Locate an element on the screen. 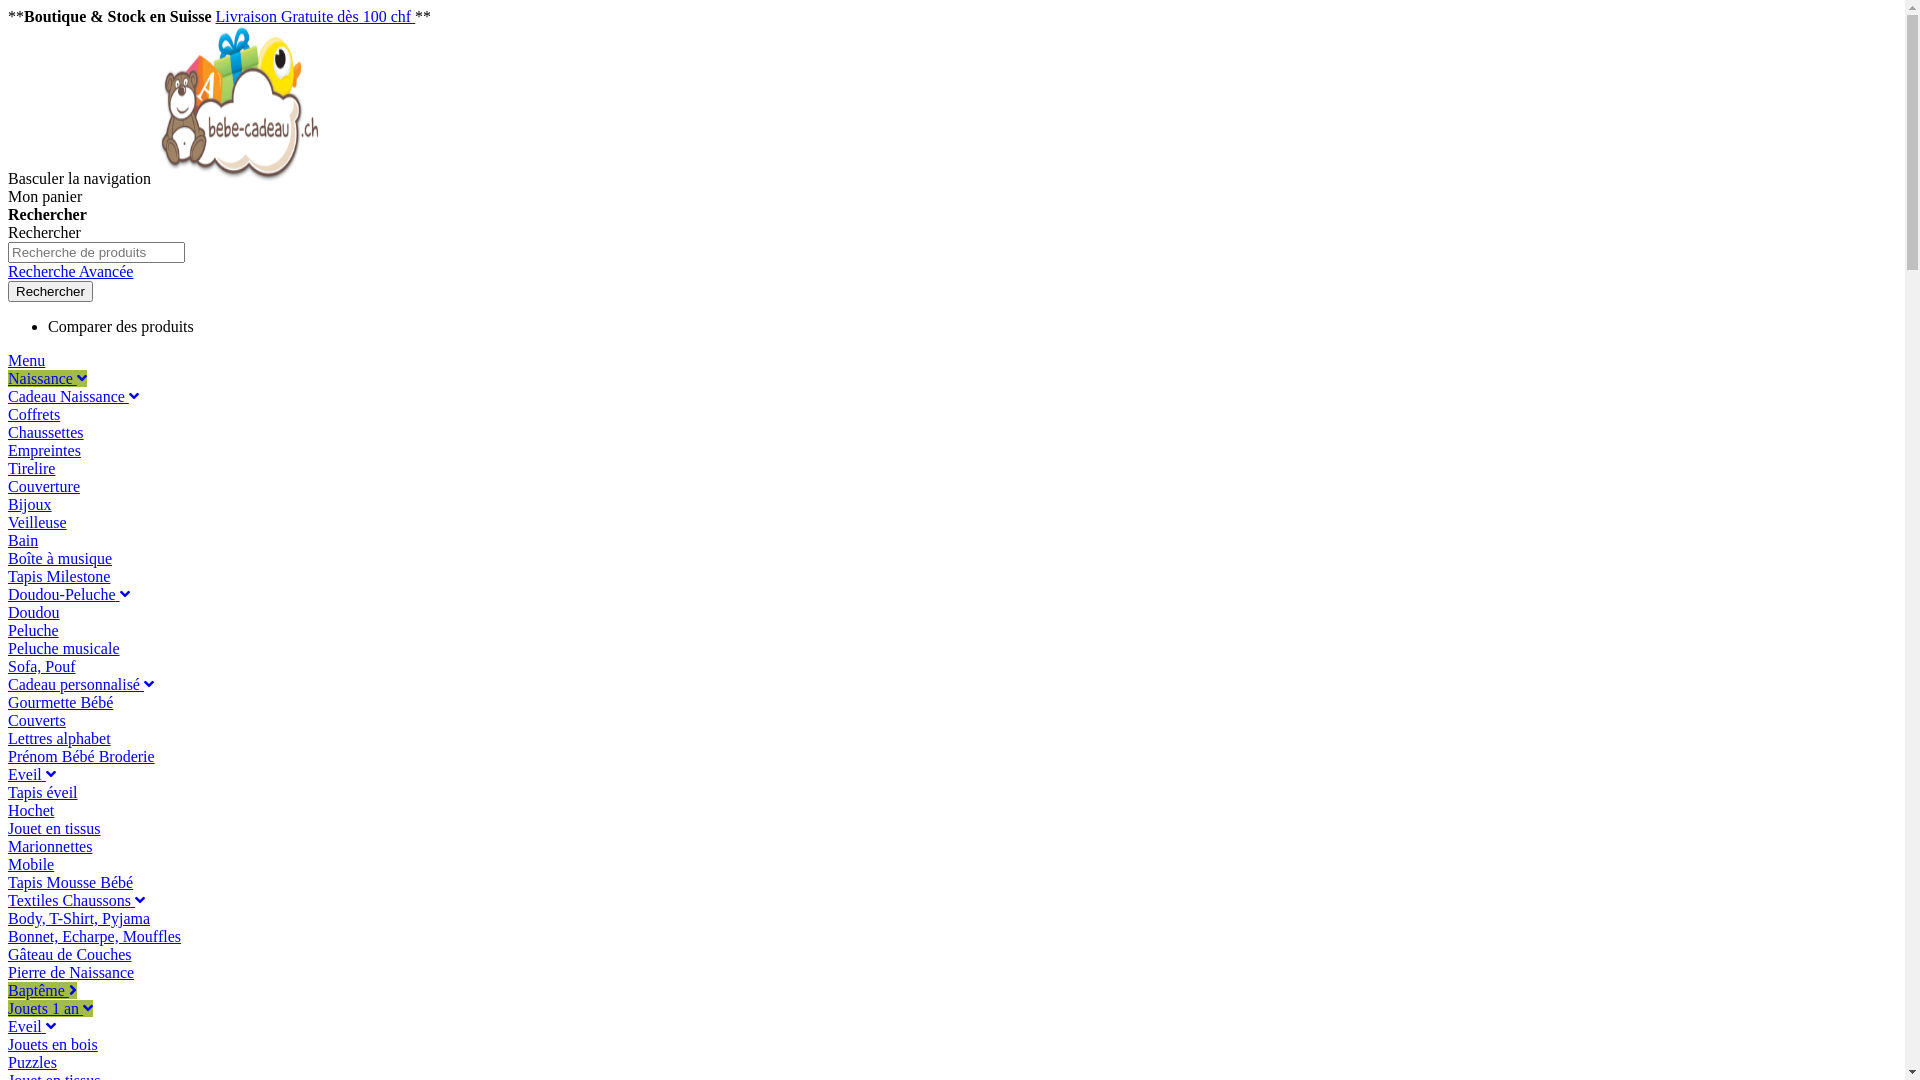 The image size is (1920, 1080). 'Puzzles' is located at coordinates (8, 1061).